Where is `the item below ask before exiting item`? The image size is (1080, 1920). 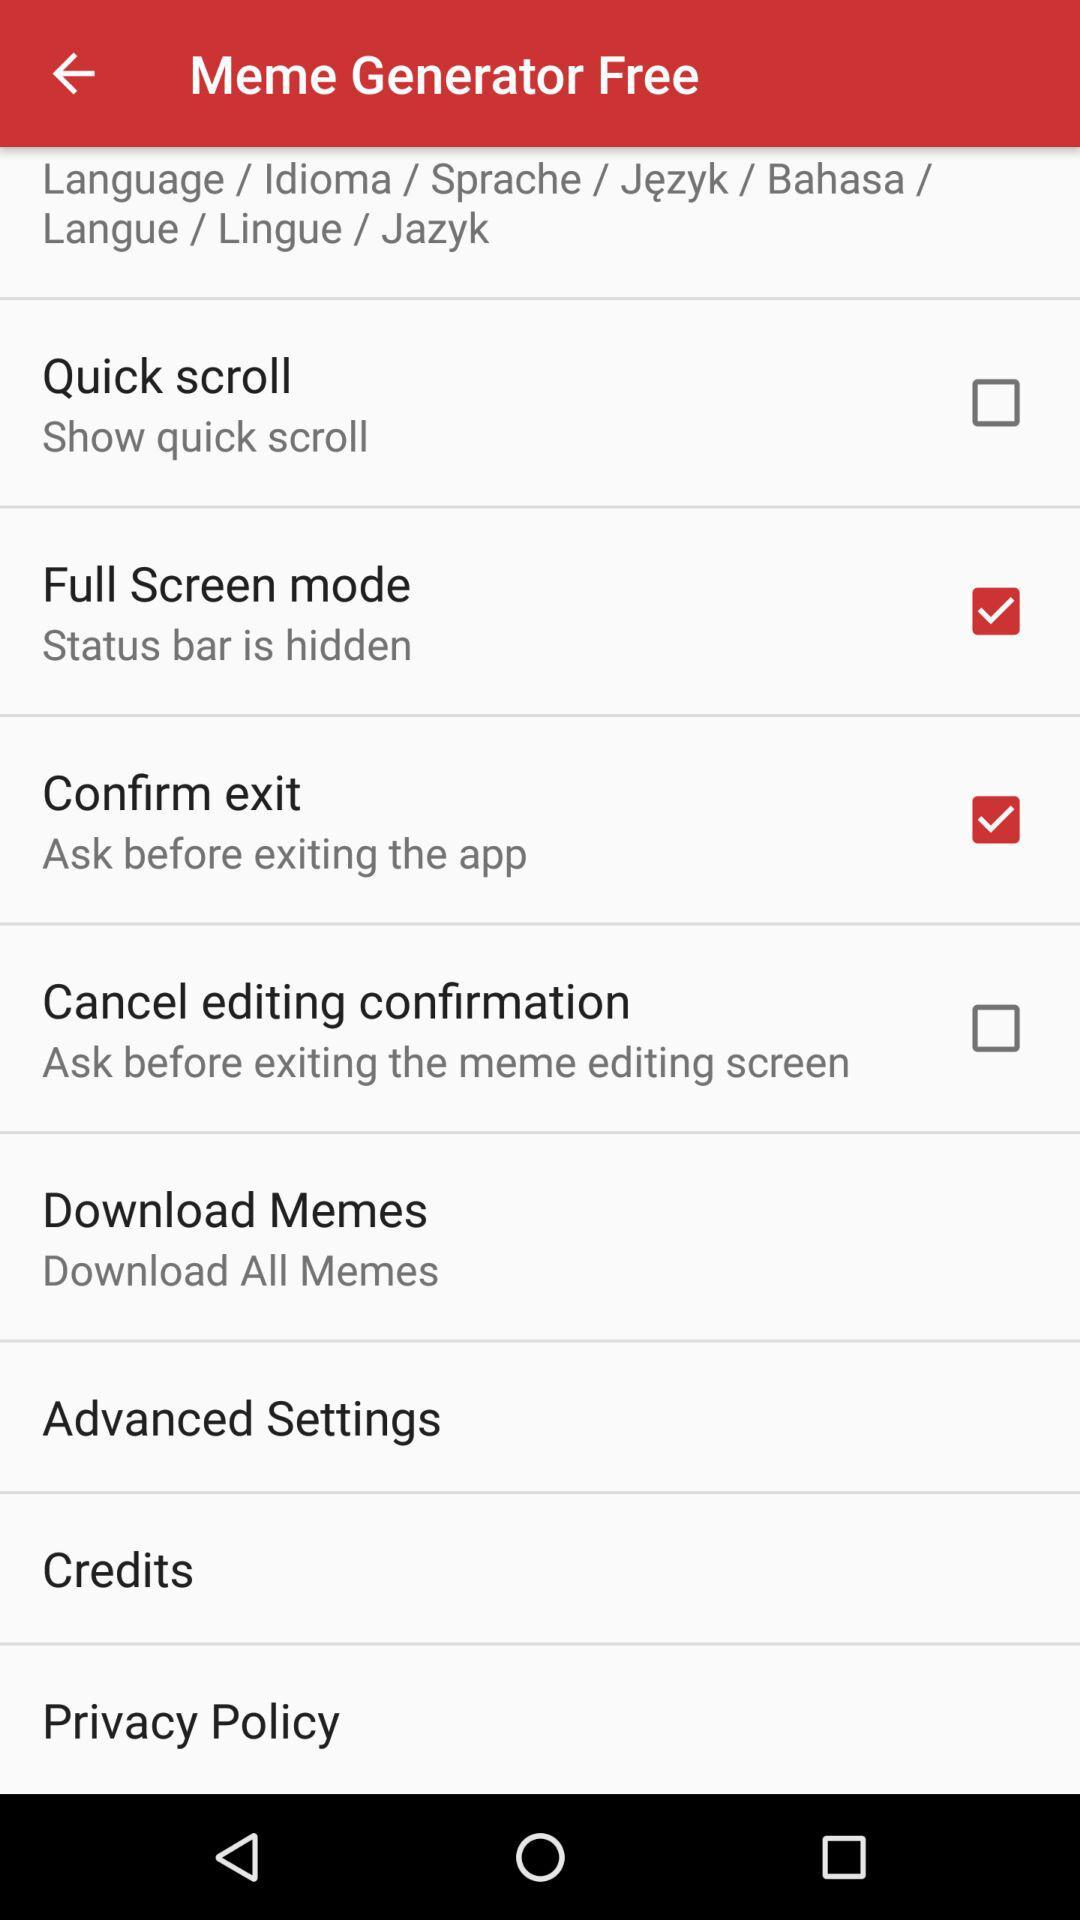 the item below ask before exiting item is located at coordinates (335, 999).